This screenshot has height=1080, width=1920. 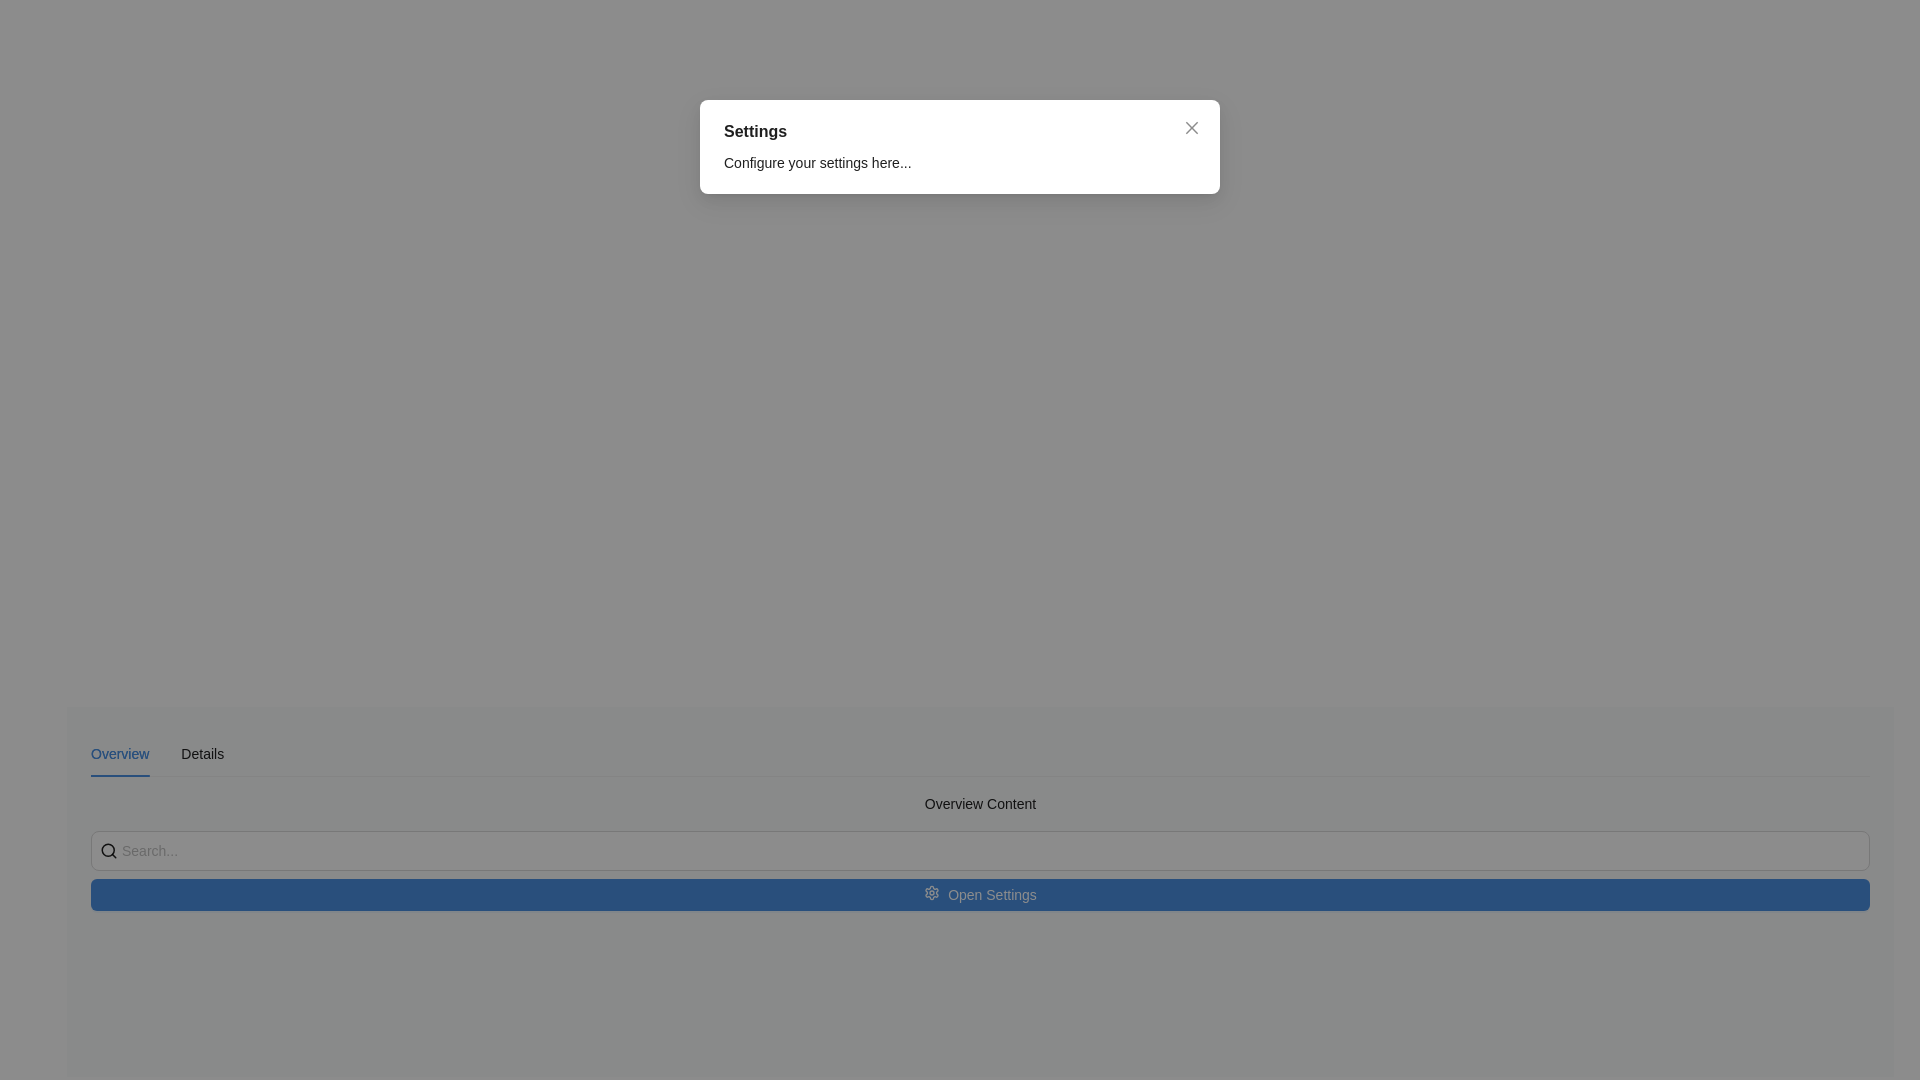 What do you see at coordinates (202, 753) in the screenshot?
I see `the 'Details' tab located in the top navigation bar, which is styled with a standard tab design and positioned next to the 'Overview' tab` at bounding box center [202, 753].